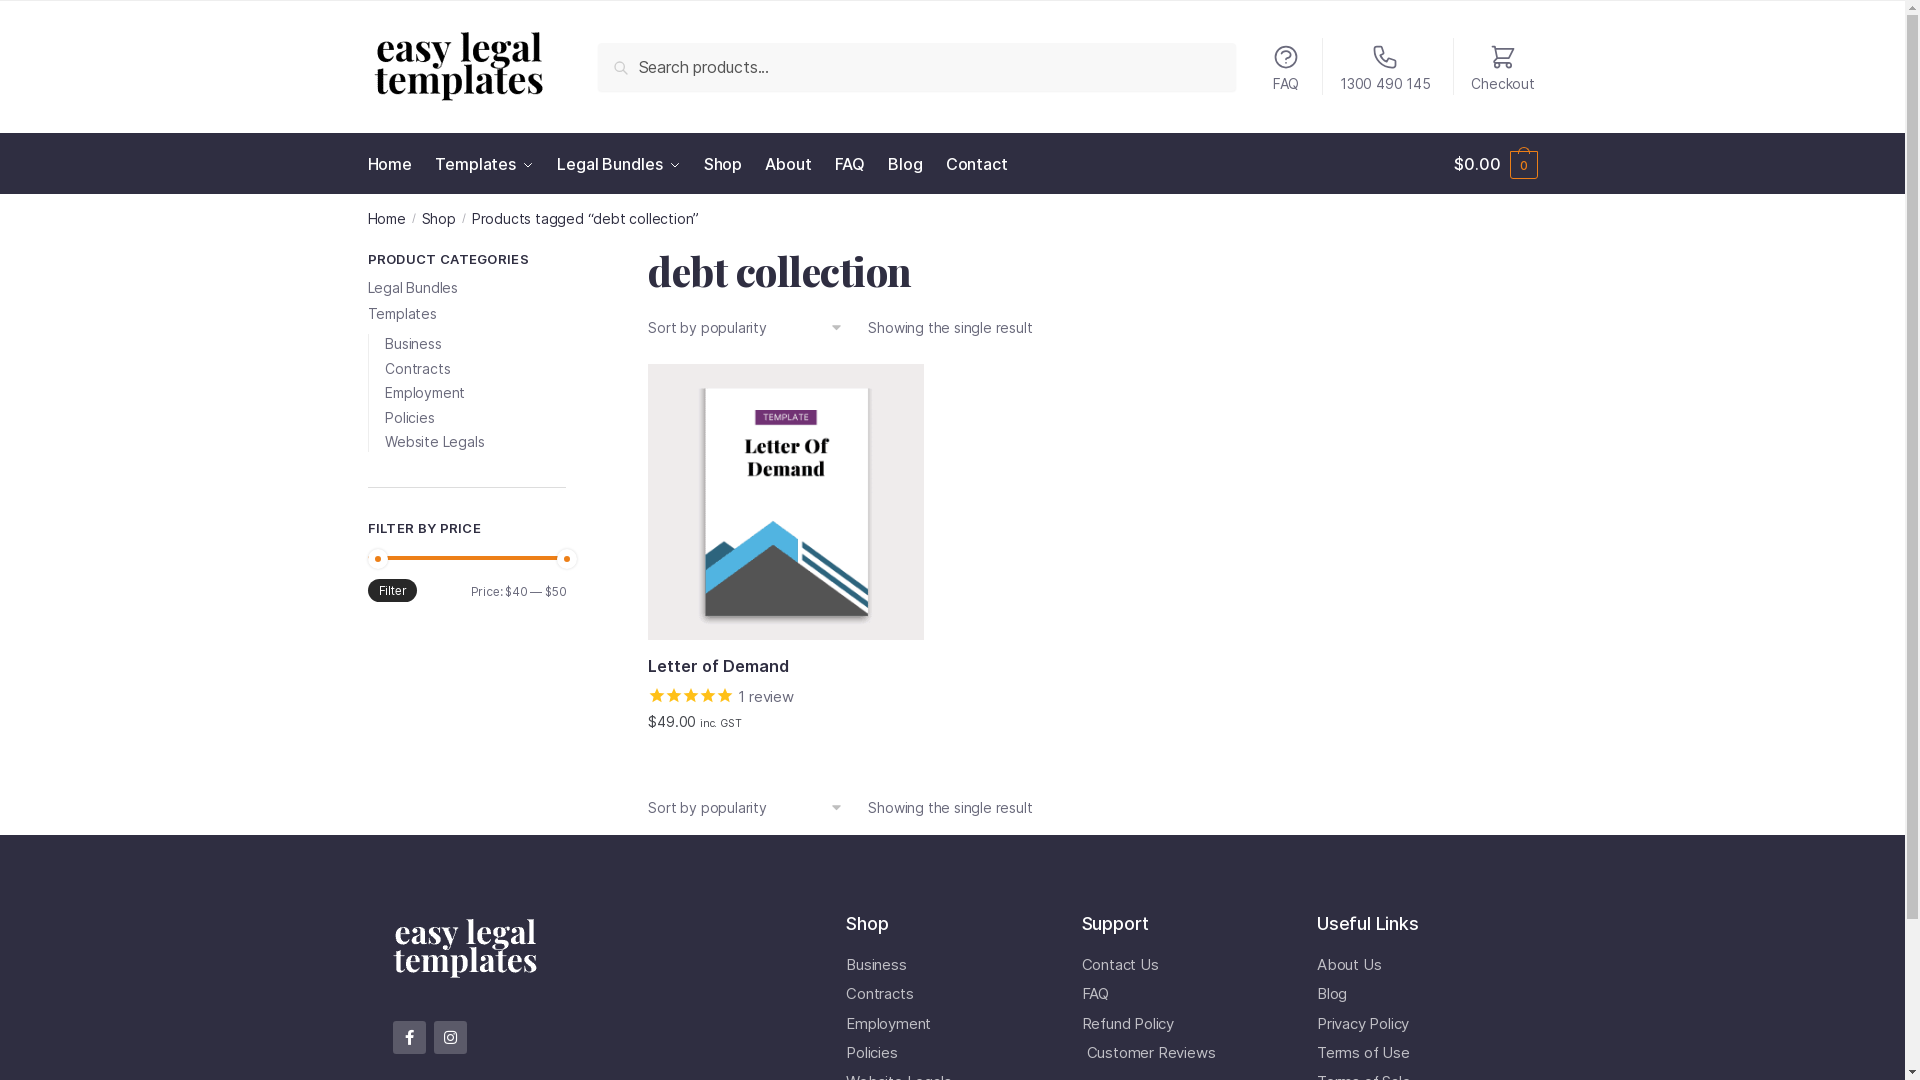 Image resolution: width=1920 pixels, height=1080 pixels. What do you see at coordinates (1384, 65) in the screenshot?
I see `'1300 490 145'` at bounding box center [1384, 65].